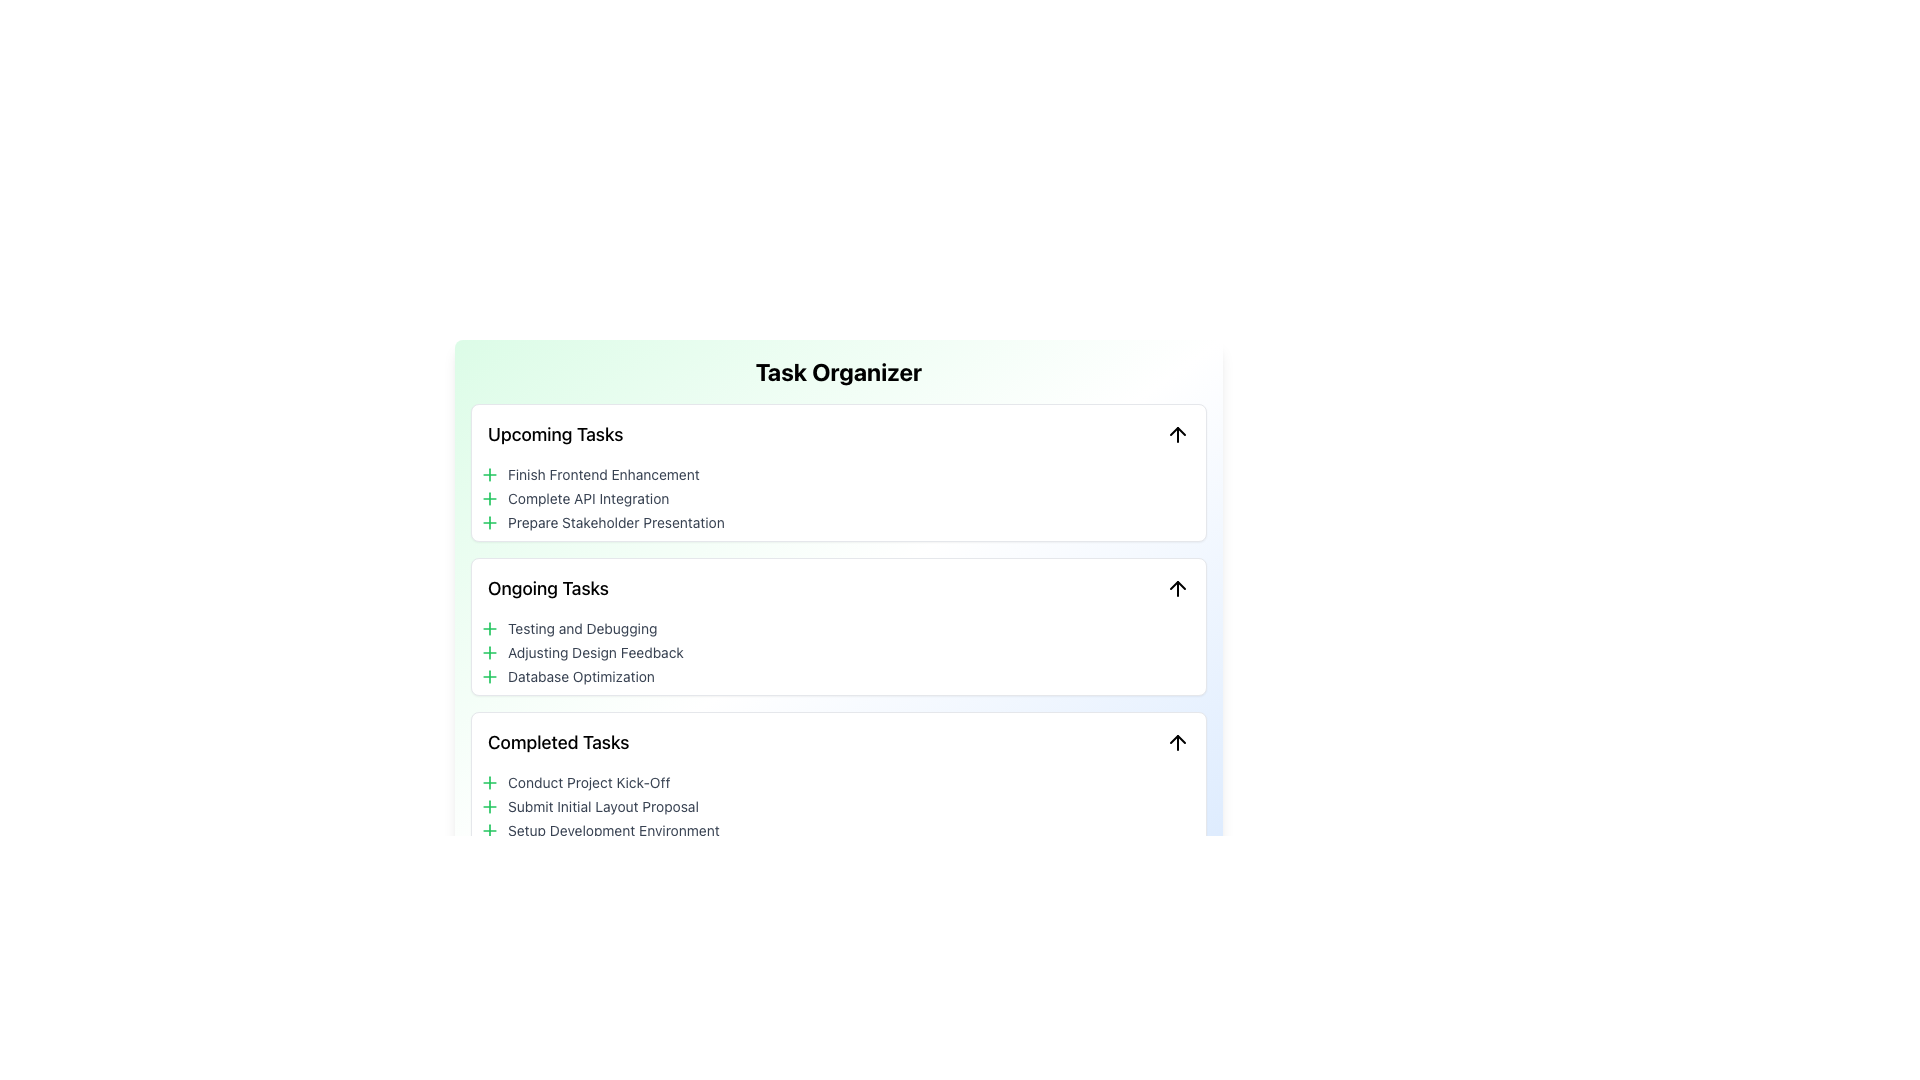  I want to click on the upward-pointing arrow icon located on the far right of the 'Completed Tasks' section, so click(1177, 743).